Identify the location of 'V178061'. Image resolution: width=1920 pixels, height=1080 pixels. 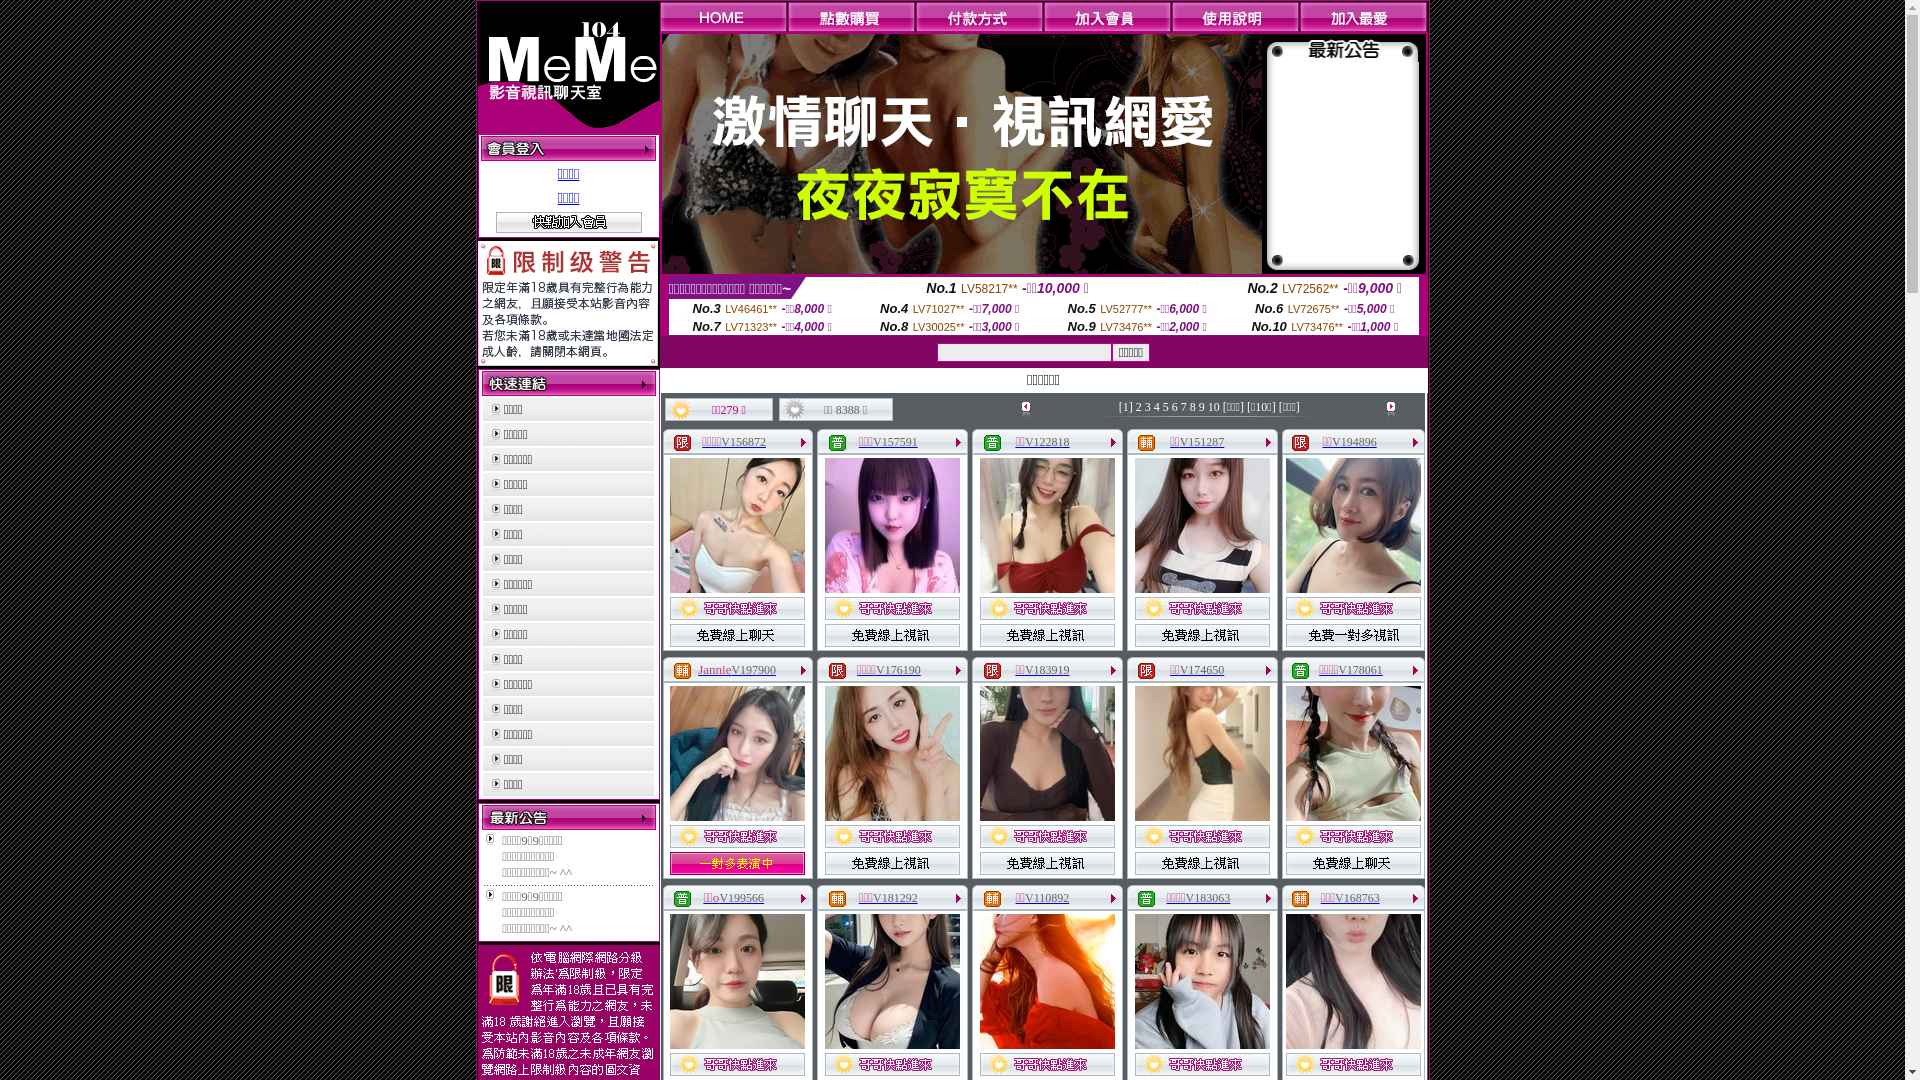
(1360, 670).